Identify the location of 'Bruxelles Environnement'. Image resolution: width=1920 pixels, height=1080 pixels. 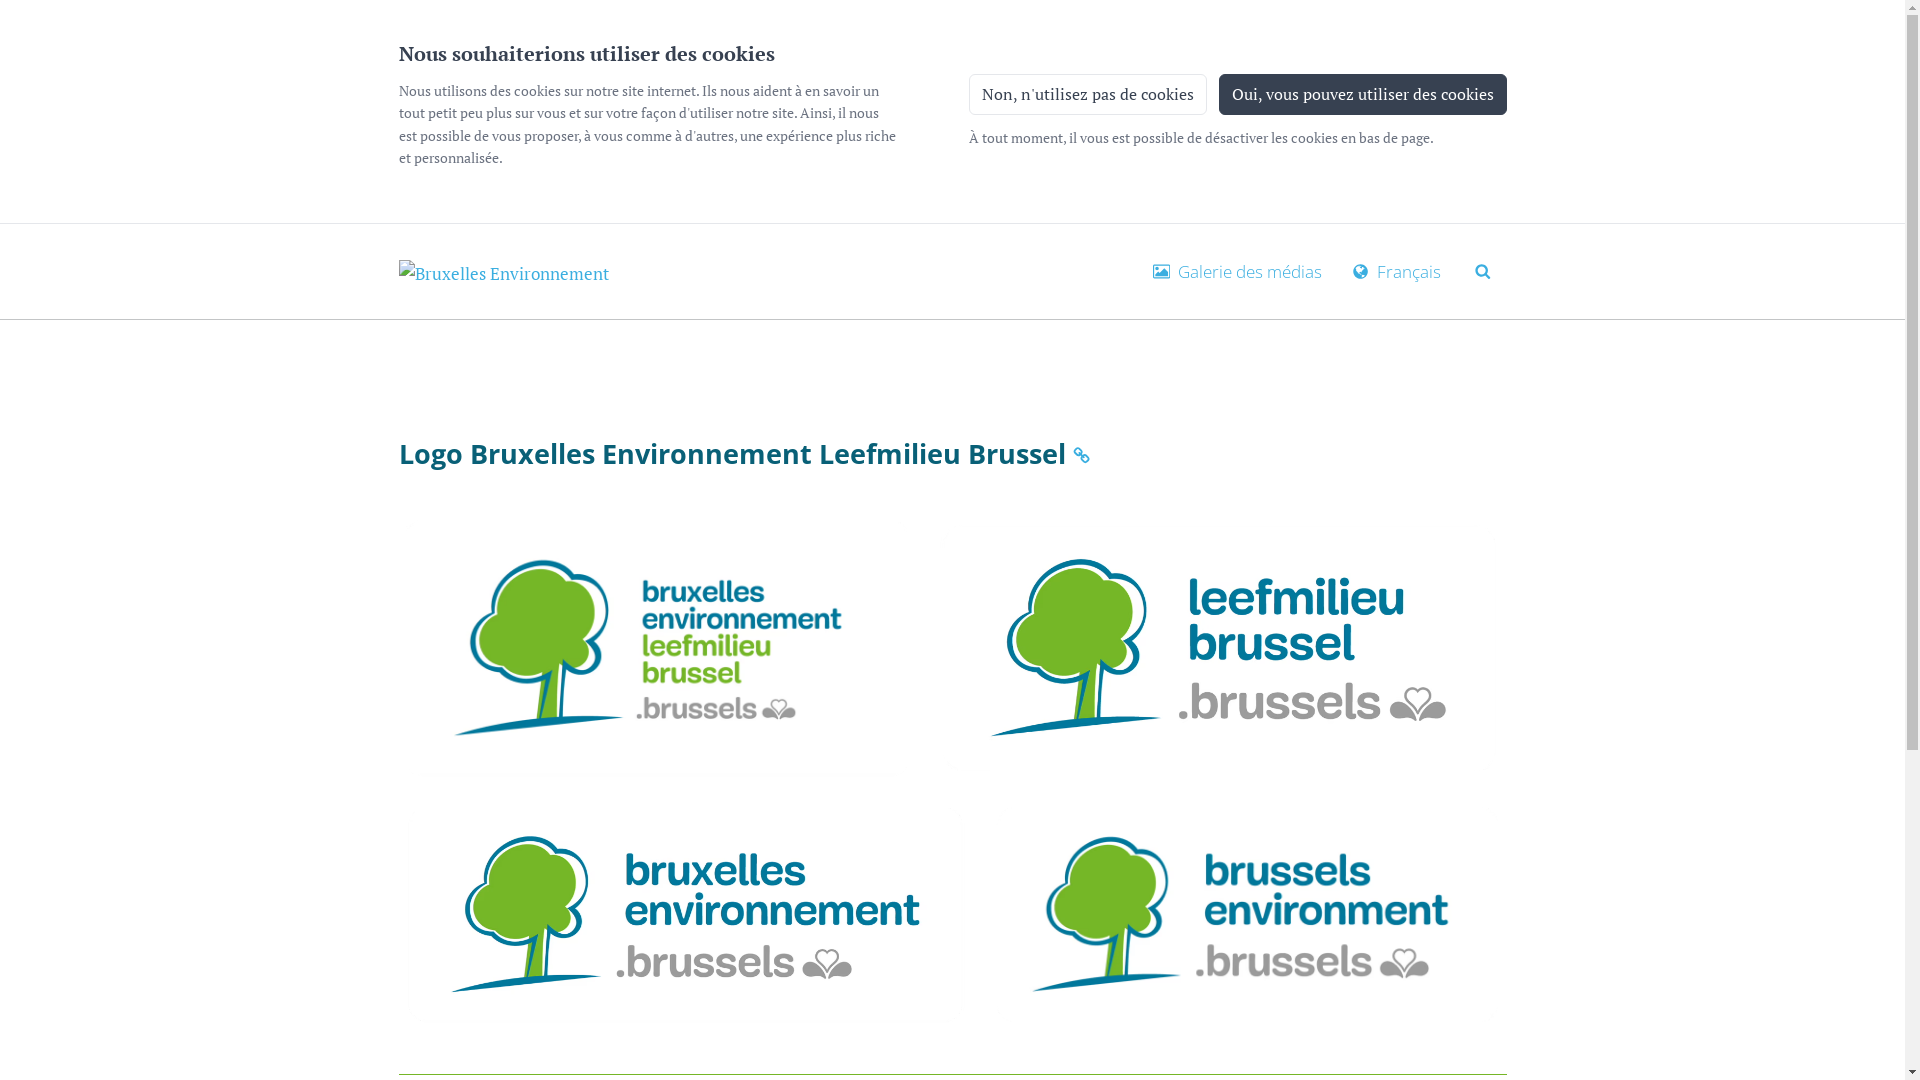
(503, 271).